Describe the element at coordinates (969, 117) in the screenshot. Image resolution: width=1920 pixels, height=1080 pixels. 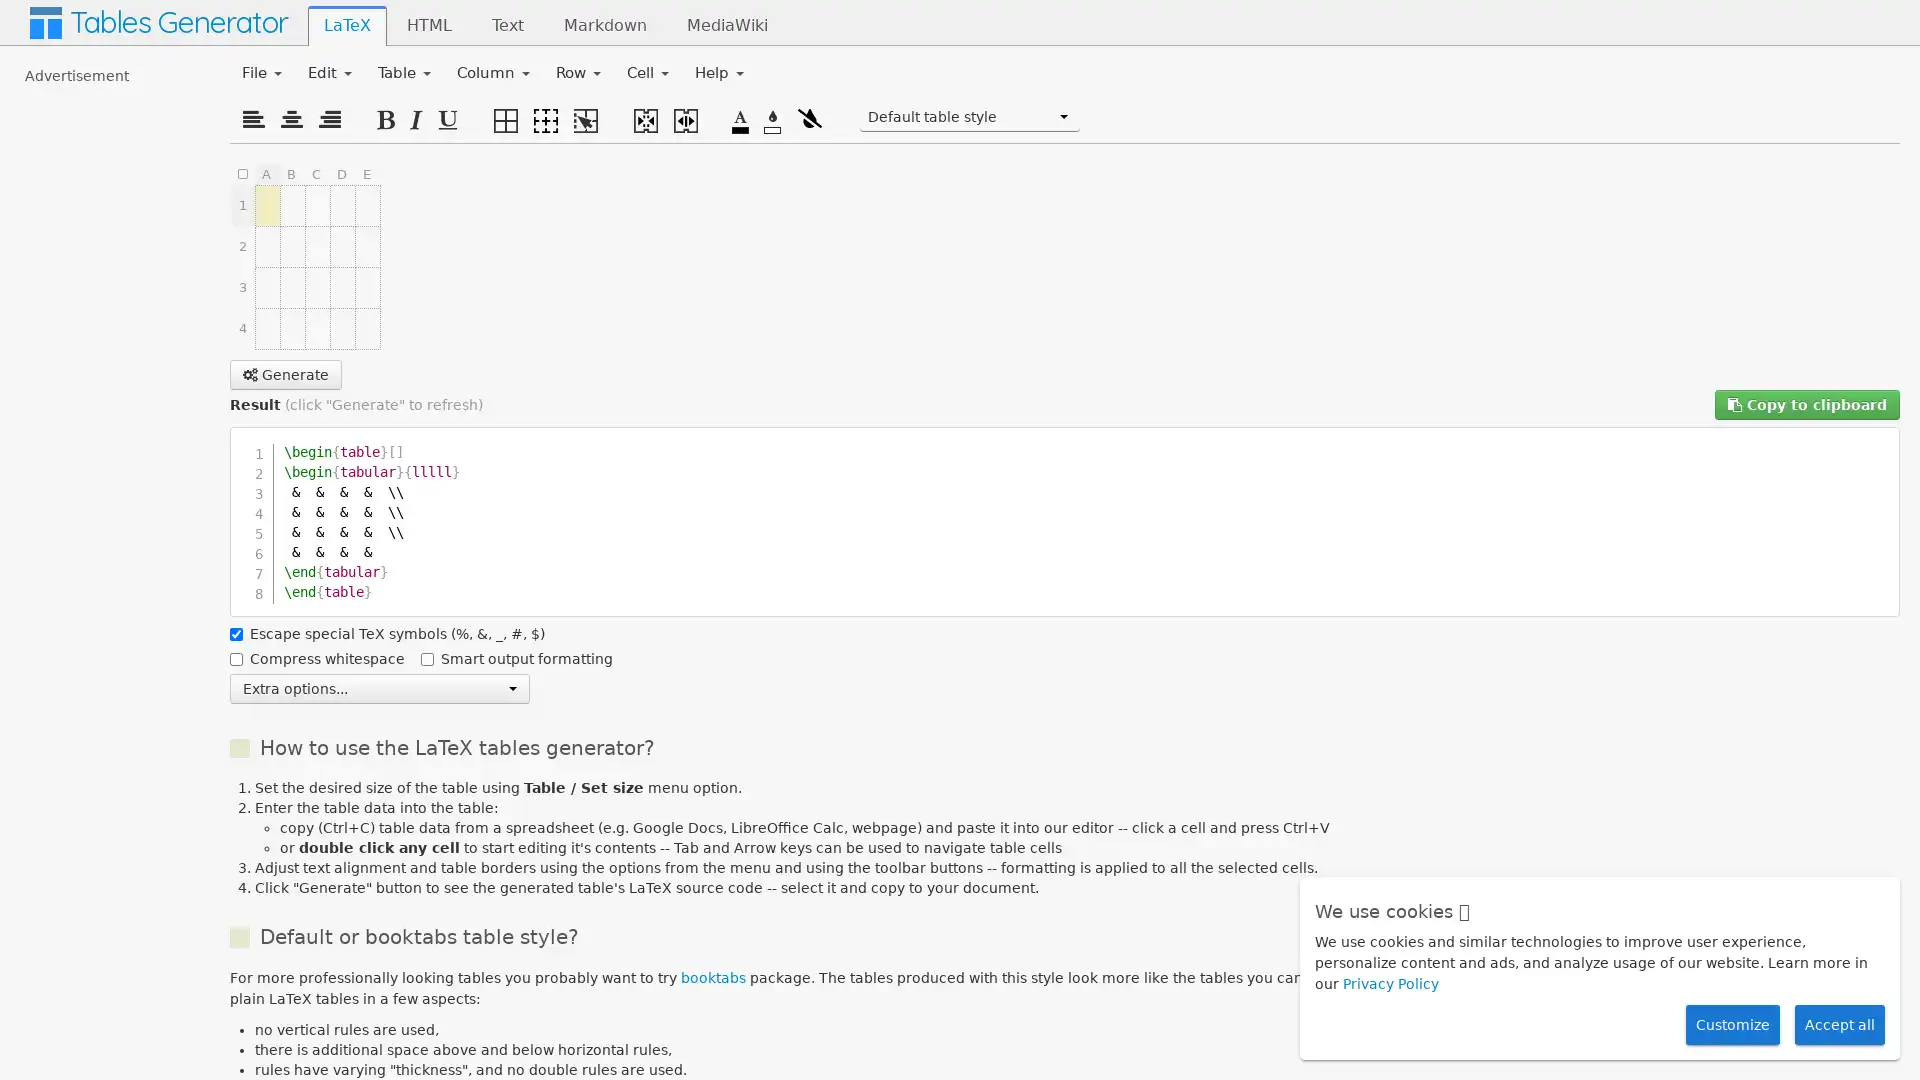
I see `Default table style` at that location.